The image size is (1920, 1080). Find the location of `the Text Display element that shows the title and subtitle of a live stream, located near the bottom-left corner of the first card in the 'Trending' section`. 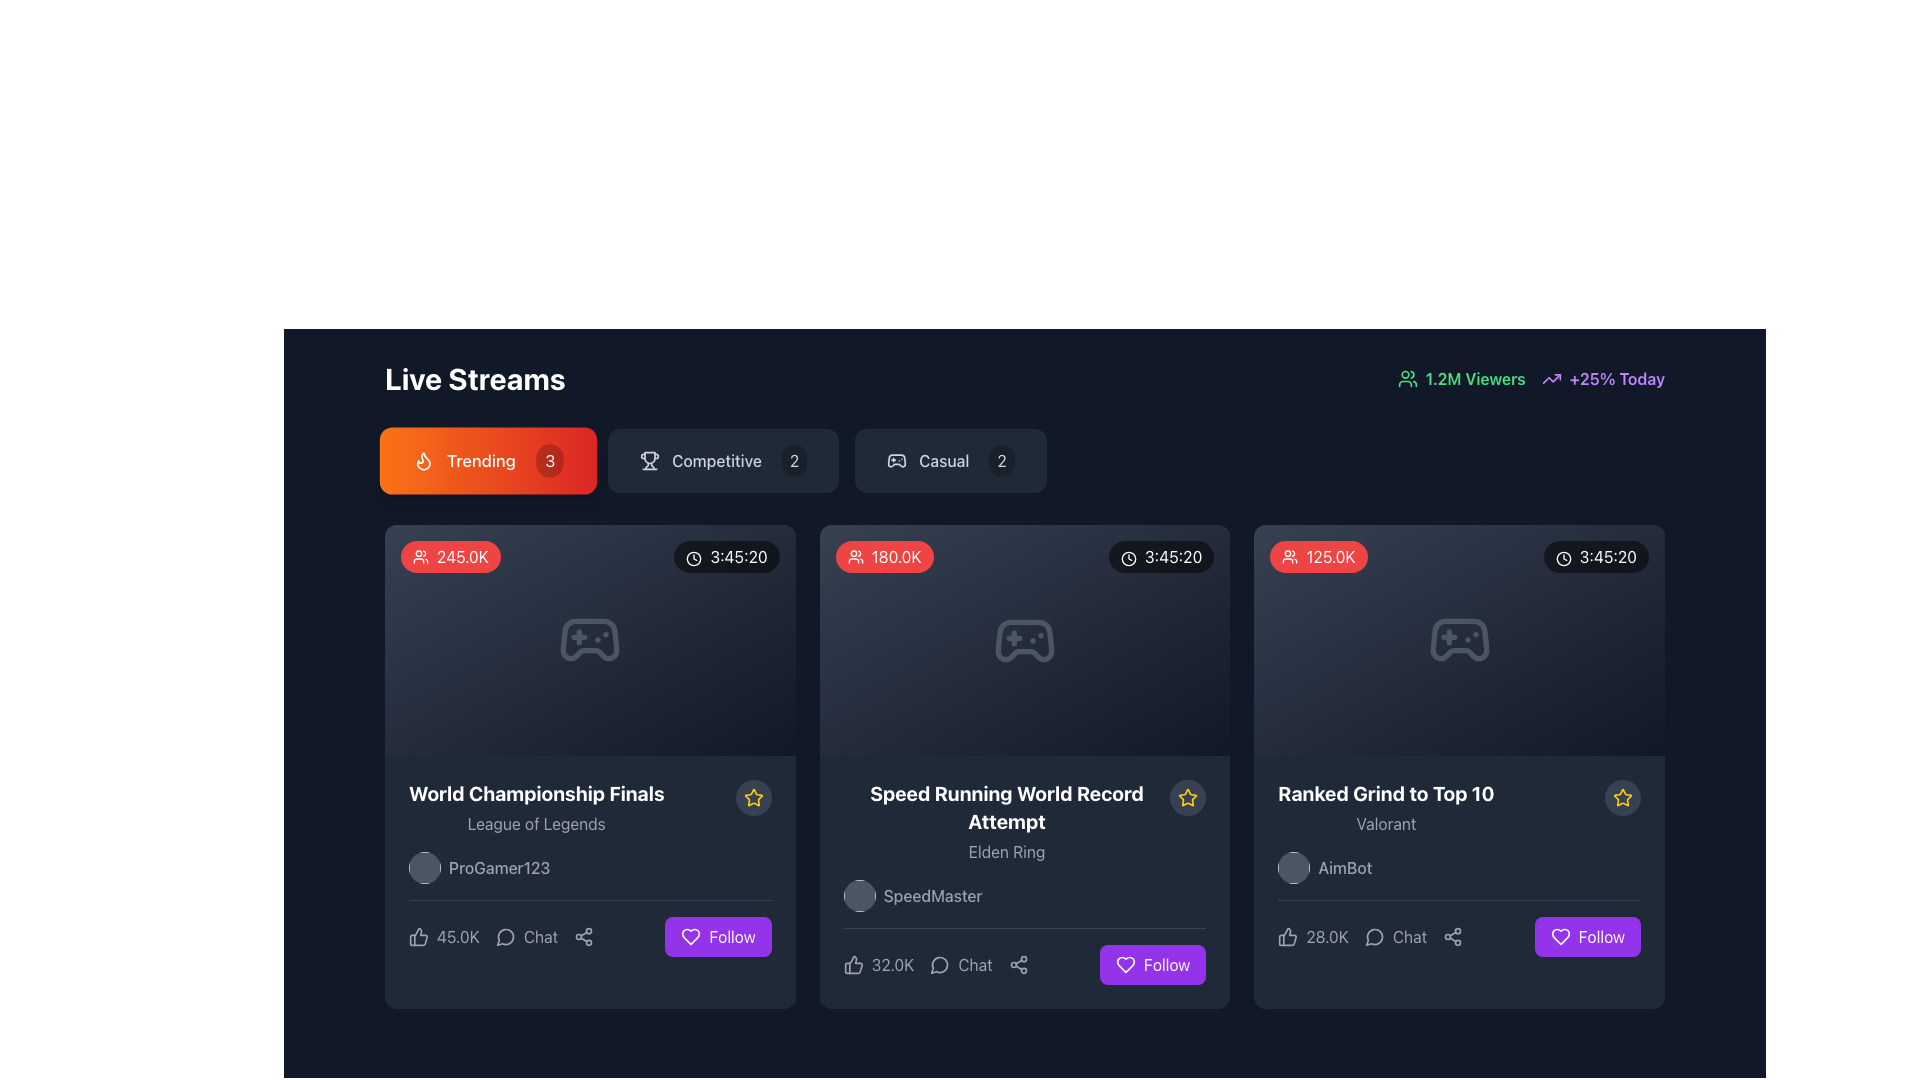

the Text Display element that shows the title and subtitle of a live stream, located near the bottom-left corner of the first card in the 'Trending' section is located at coordinates (536, 806).